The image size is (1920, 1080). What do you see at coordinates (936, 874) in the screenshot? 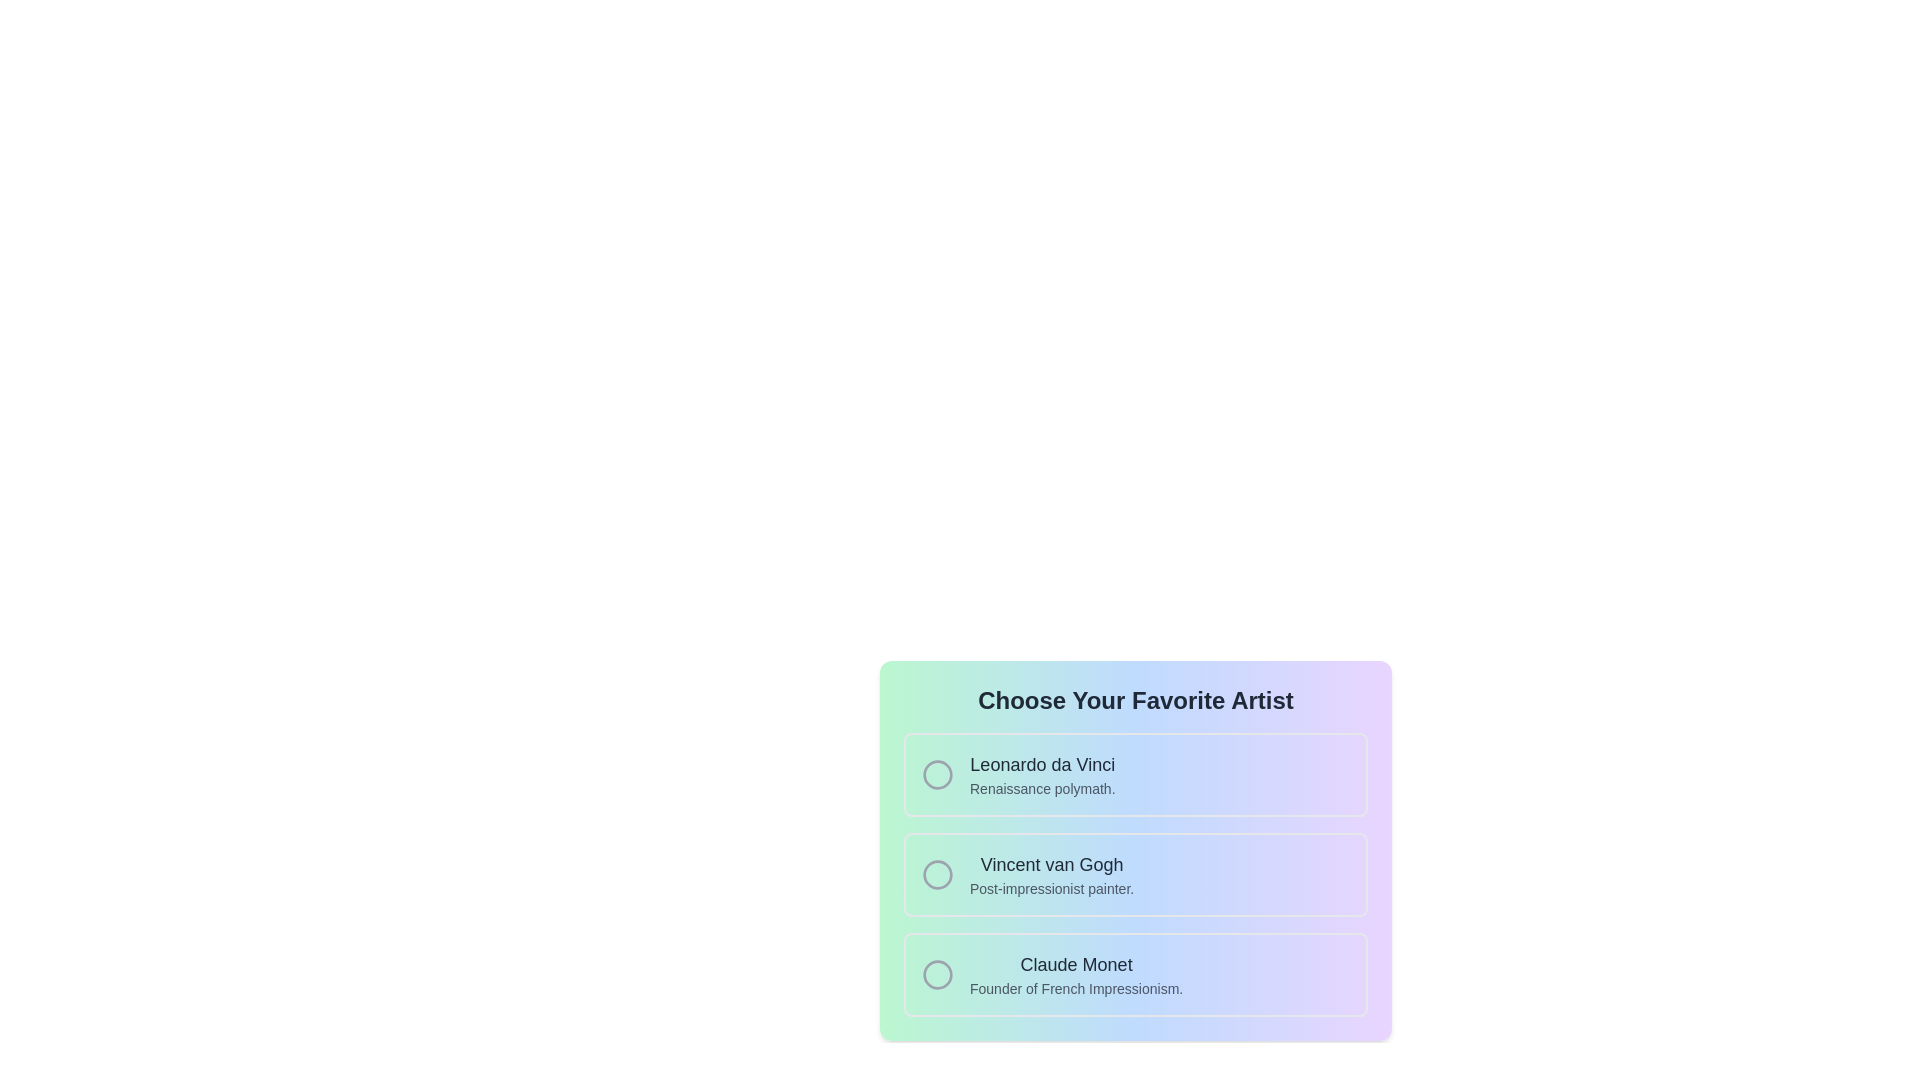
I see `the selected radio button next to 'Vincent van Gogh' to deselect it` at bounding box center [936, 874].